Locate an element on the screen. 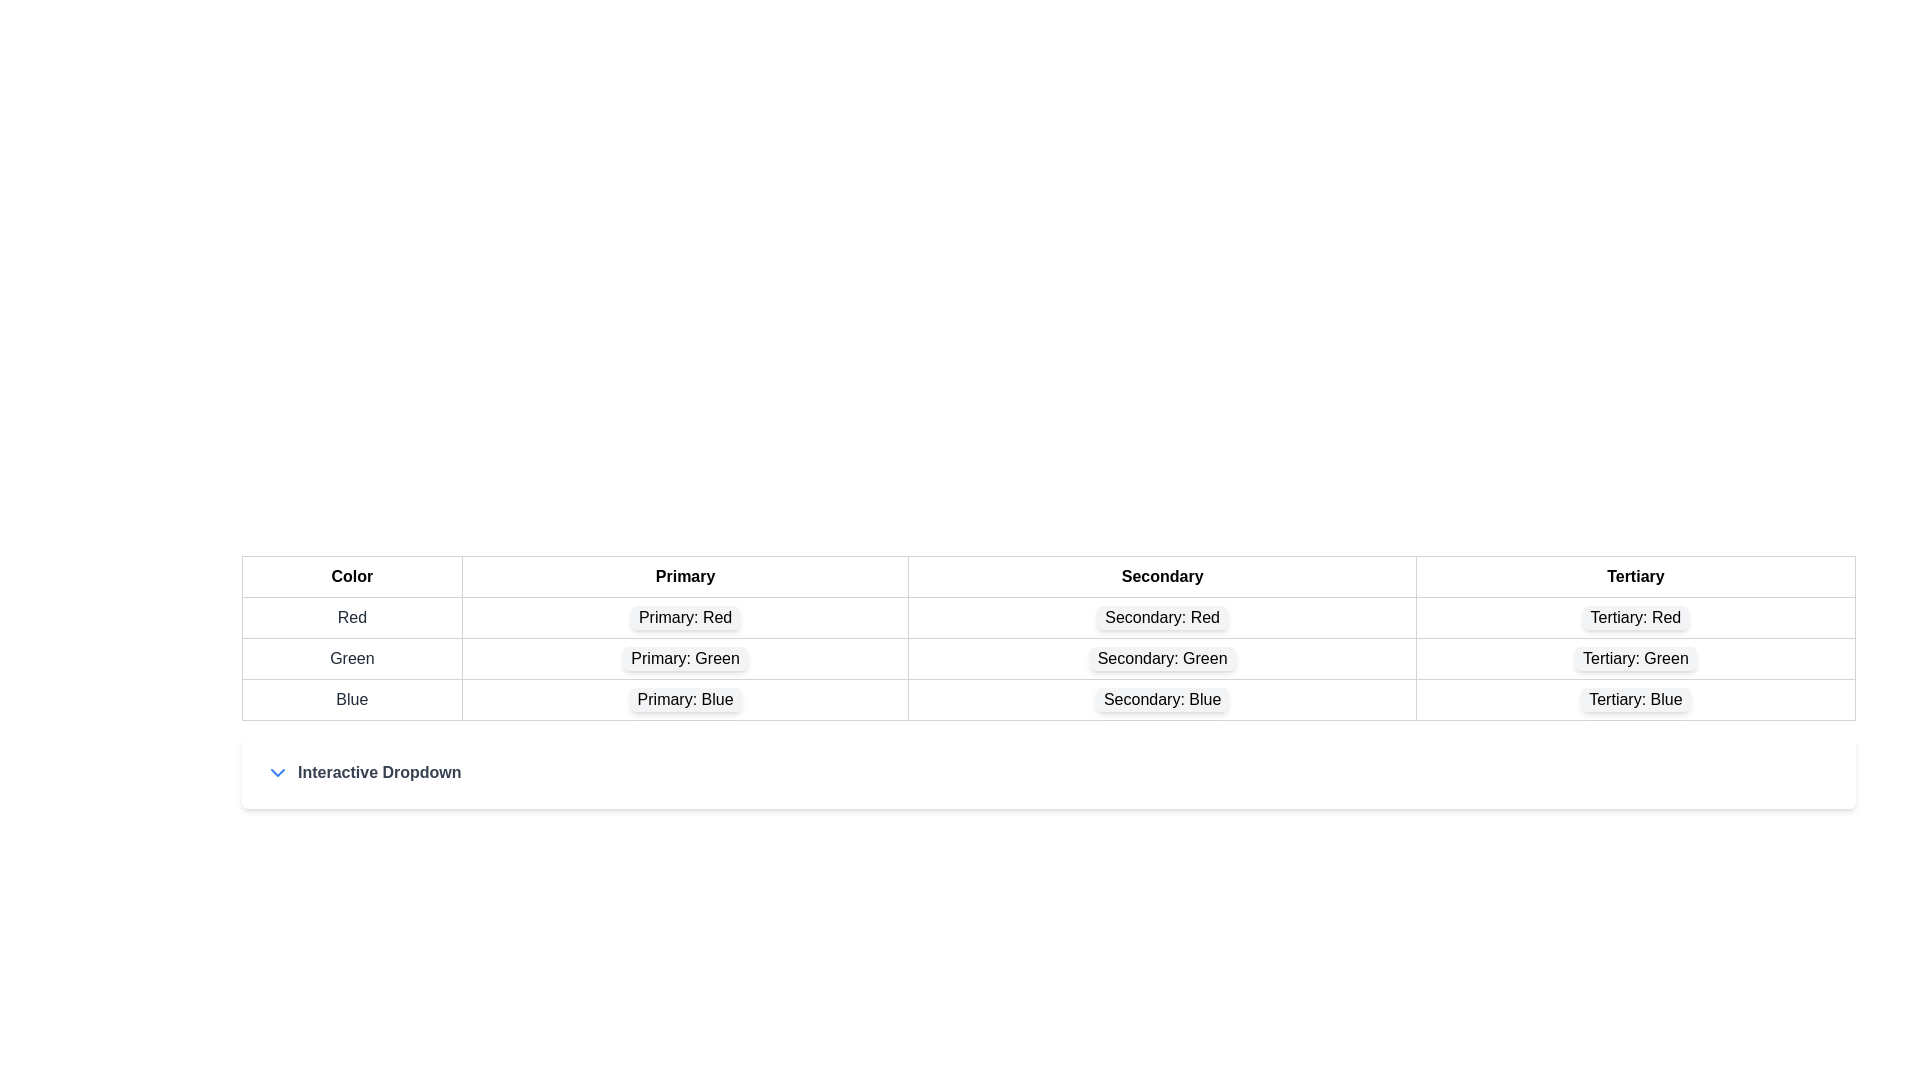 This screenshot has width=1920, height=1080. the 'Green' color label in the first column of the second row of the table is located at coordinates (352, 659).